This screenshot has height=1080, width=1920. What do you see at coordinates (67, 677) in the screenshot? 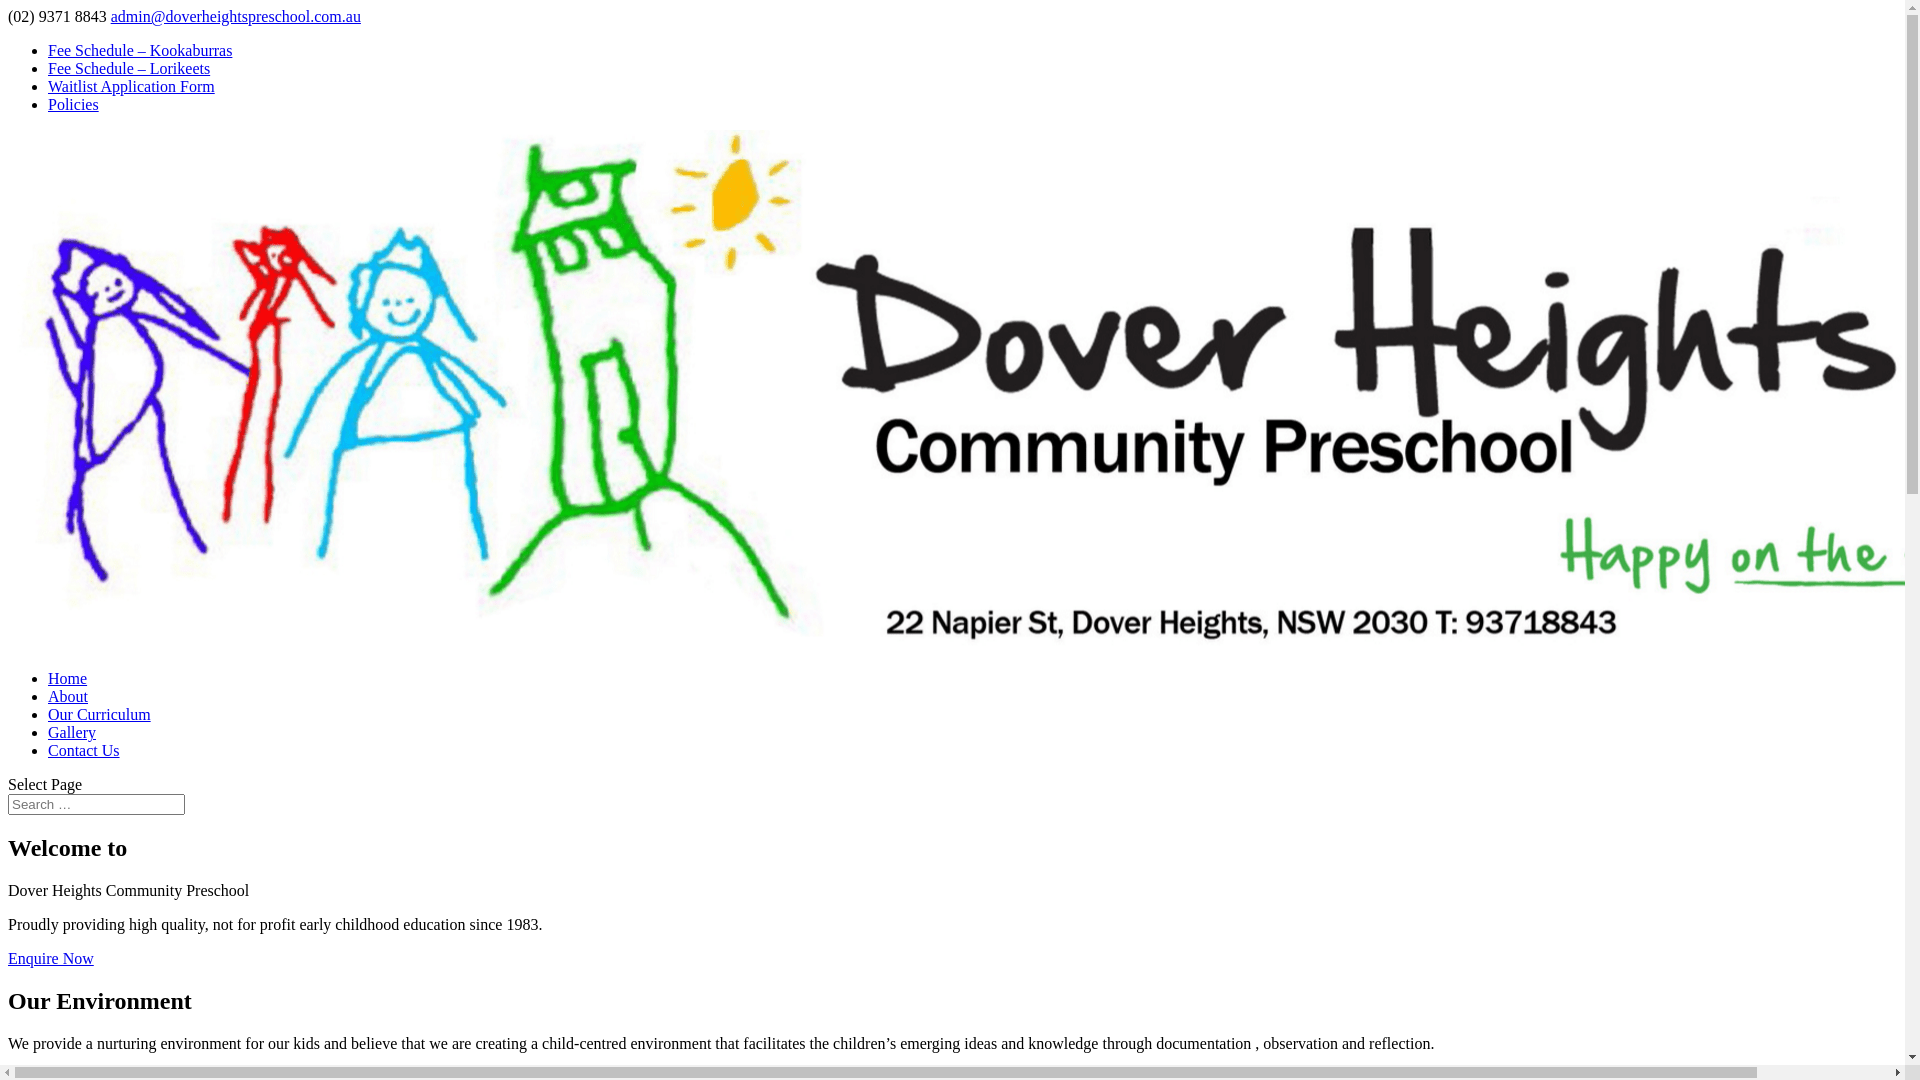
I see `'Home'` at bounding box center [67, 677].